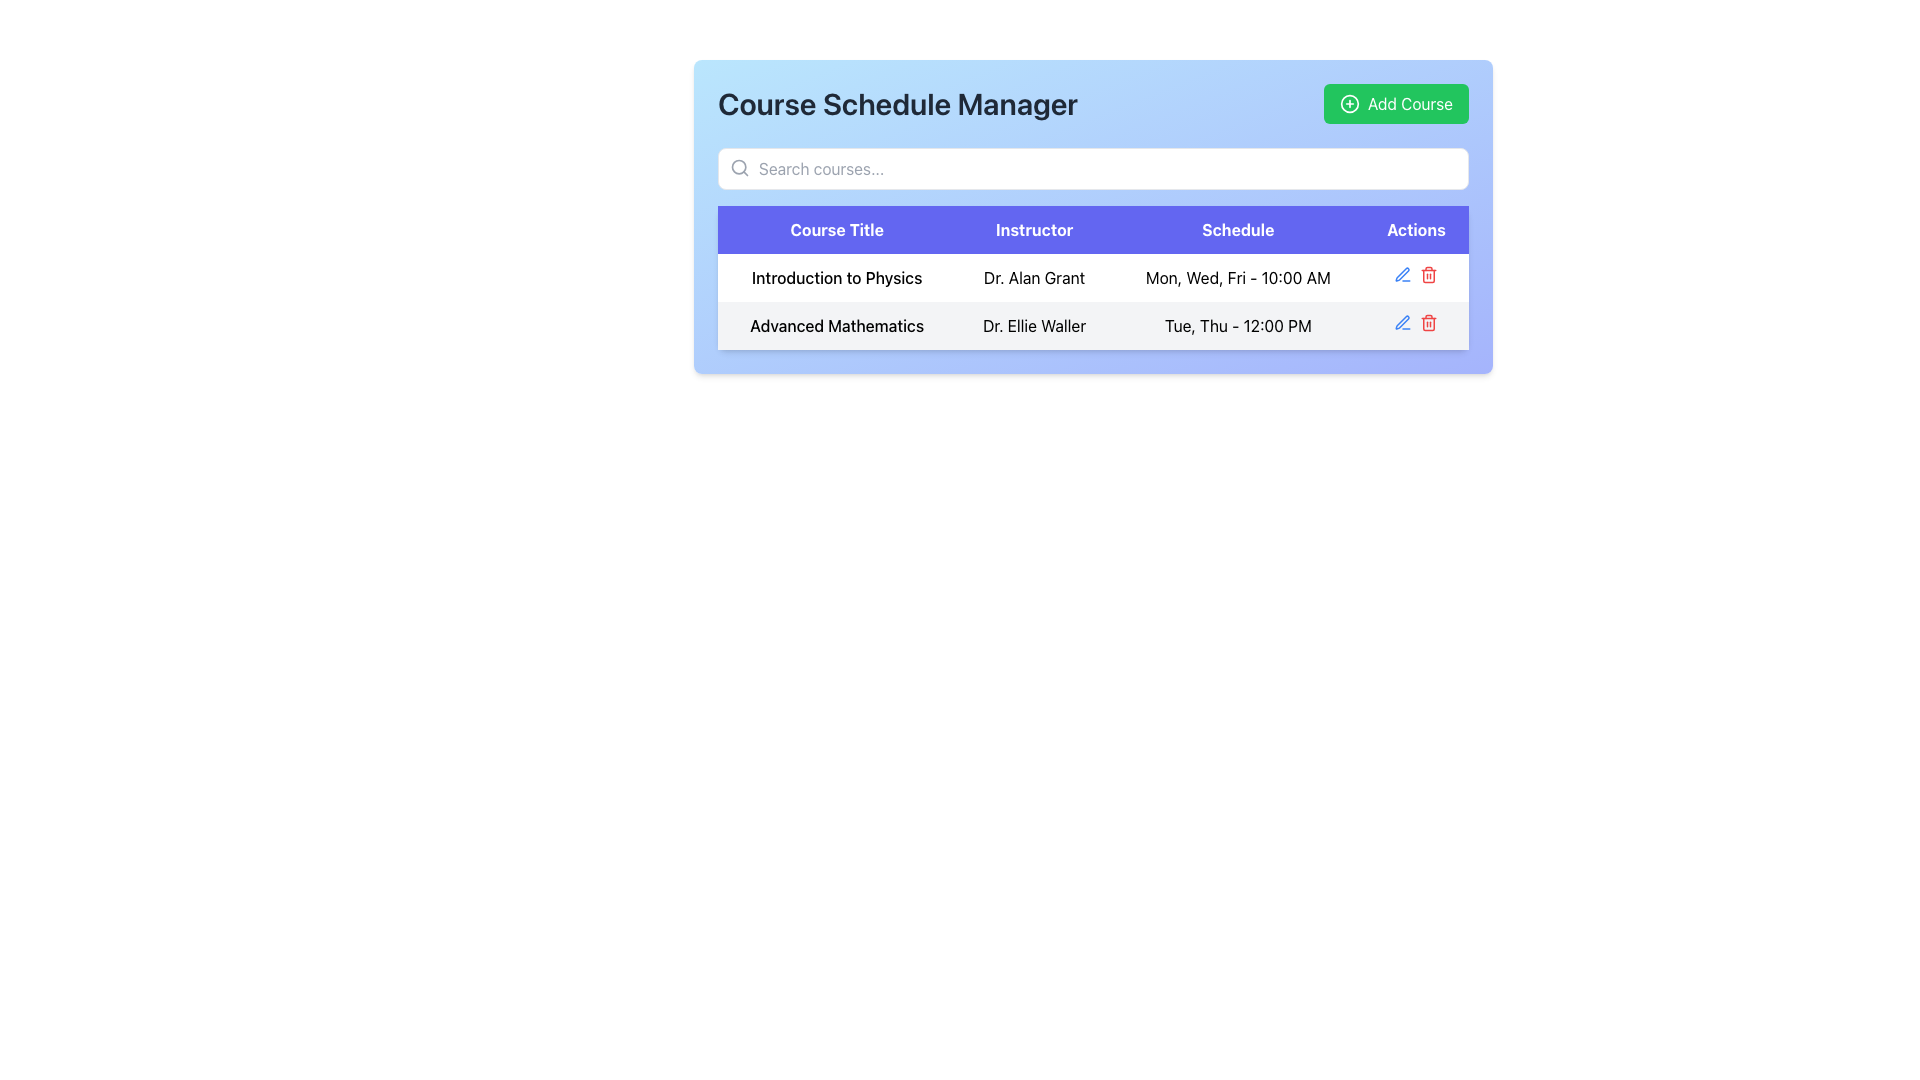 This screenshot has width=1920, height=1080. I want to click on the leftmost column header labeled 'Course Titles' in the table, so click(837, 229).